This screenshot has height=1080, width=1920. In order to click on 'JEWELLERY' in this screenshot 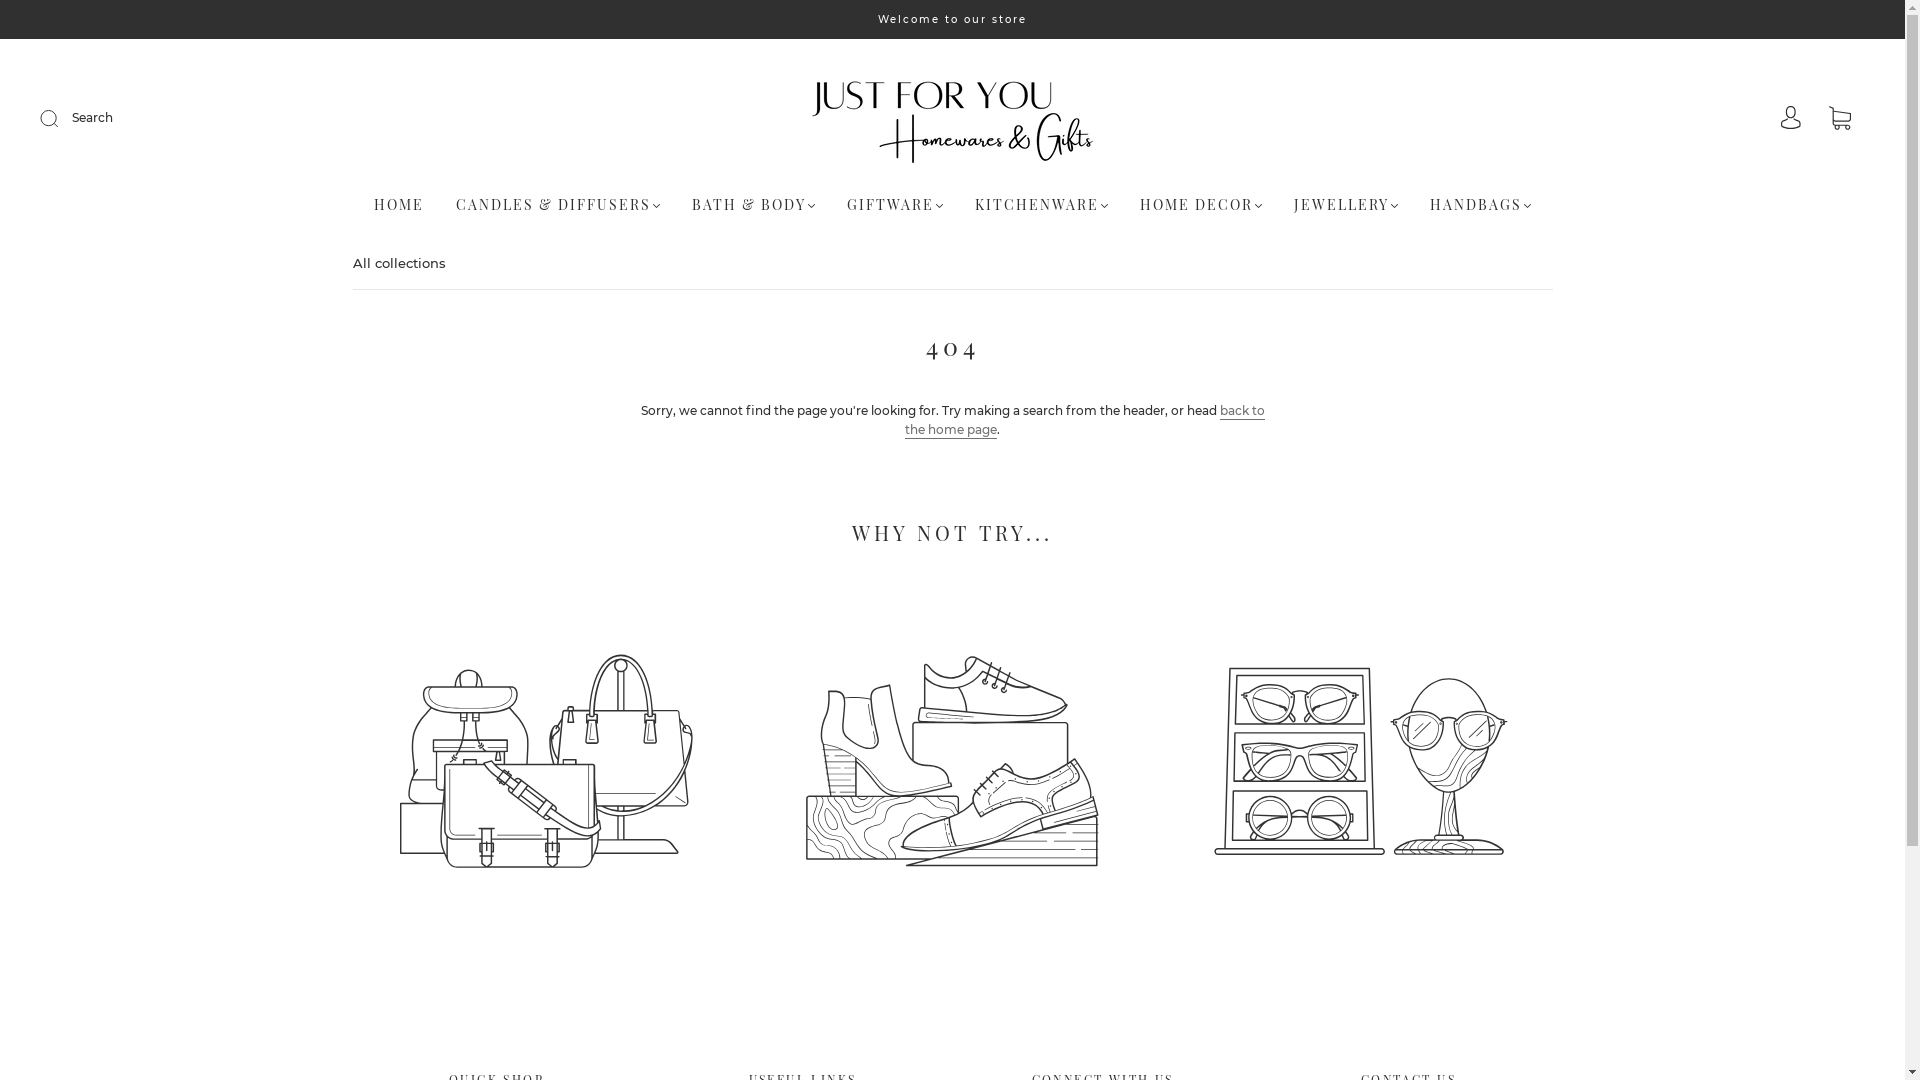, I will do `click(1294, 204)`.